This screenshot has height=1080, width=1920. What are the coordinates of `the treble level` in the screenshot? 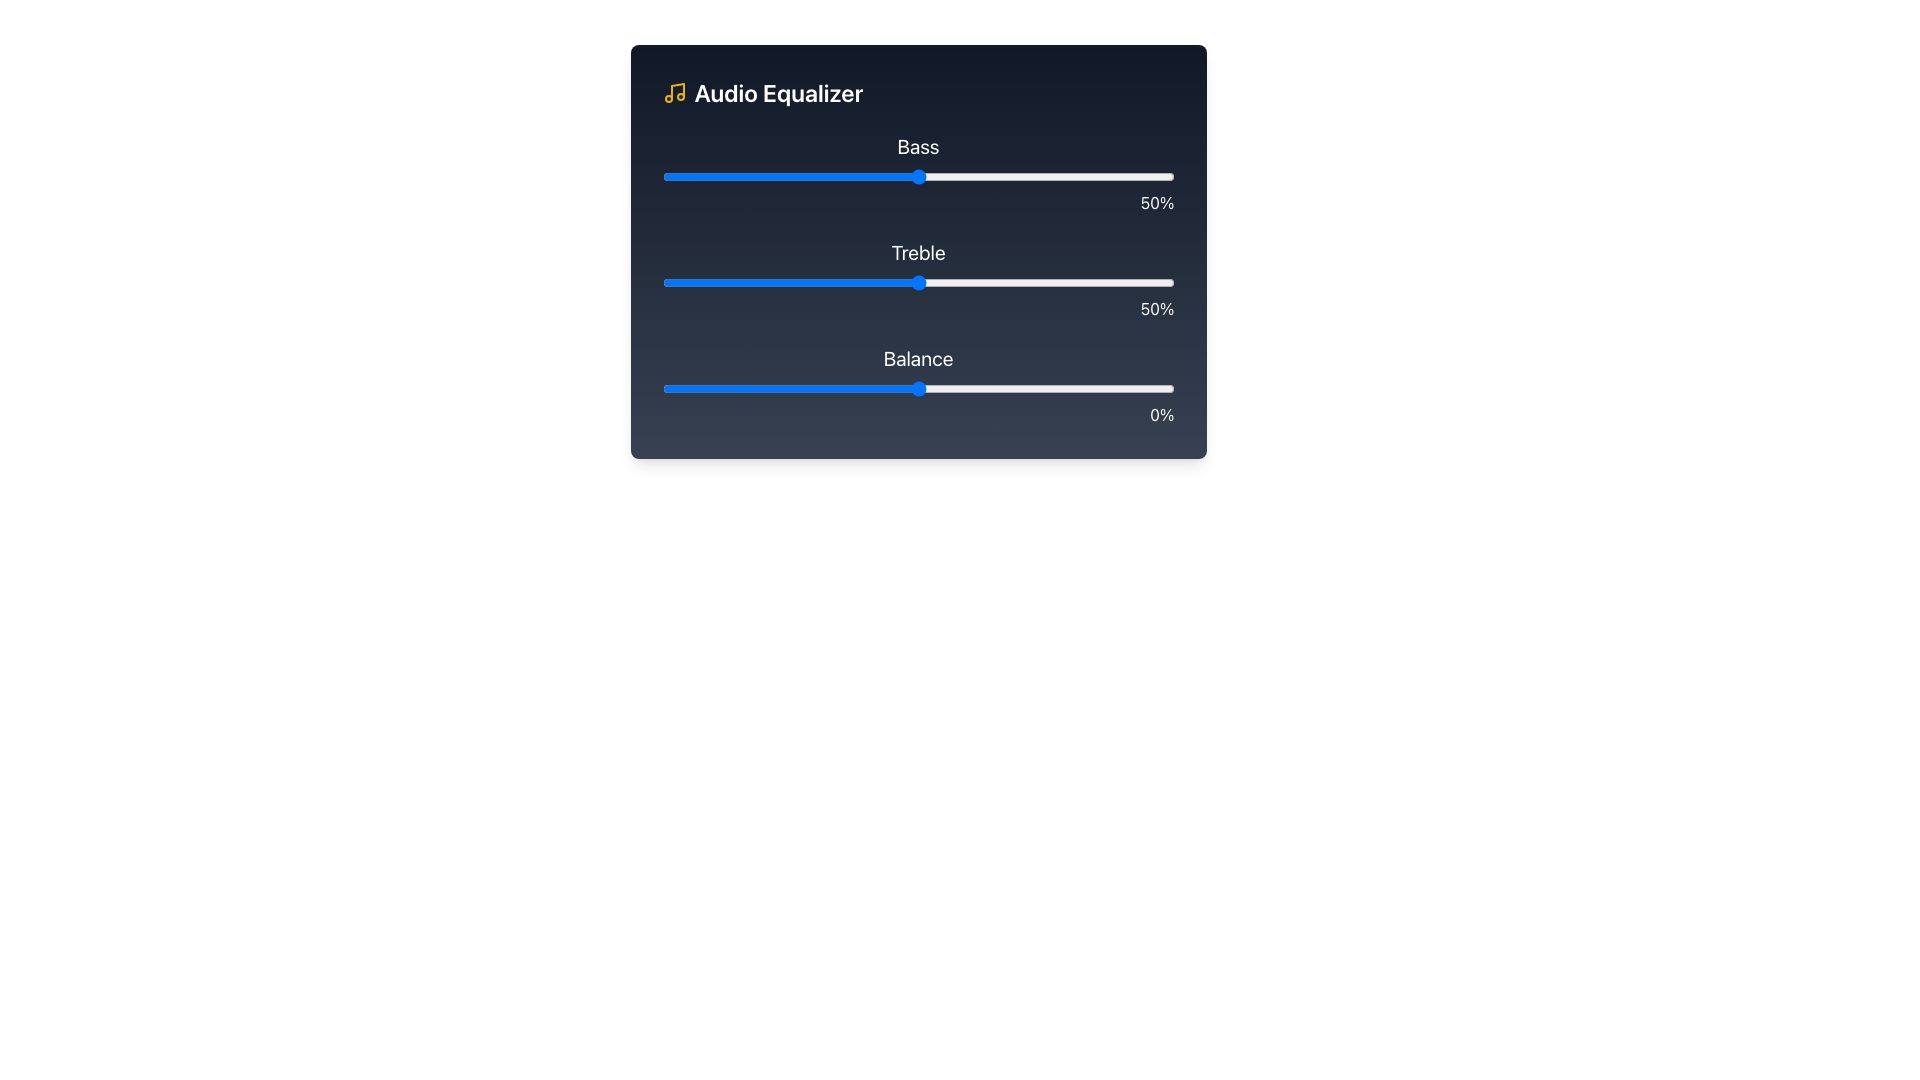 It's located at (738, 282).